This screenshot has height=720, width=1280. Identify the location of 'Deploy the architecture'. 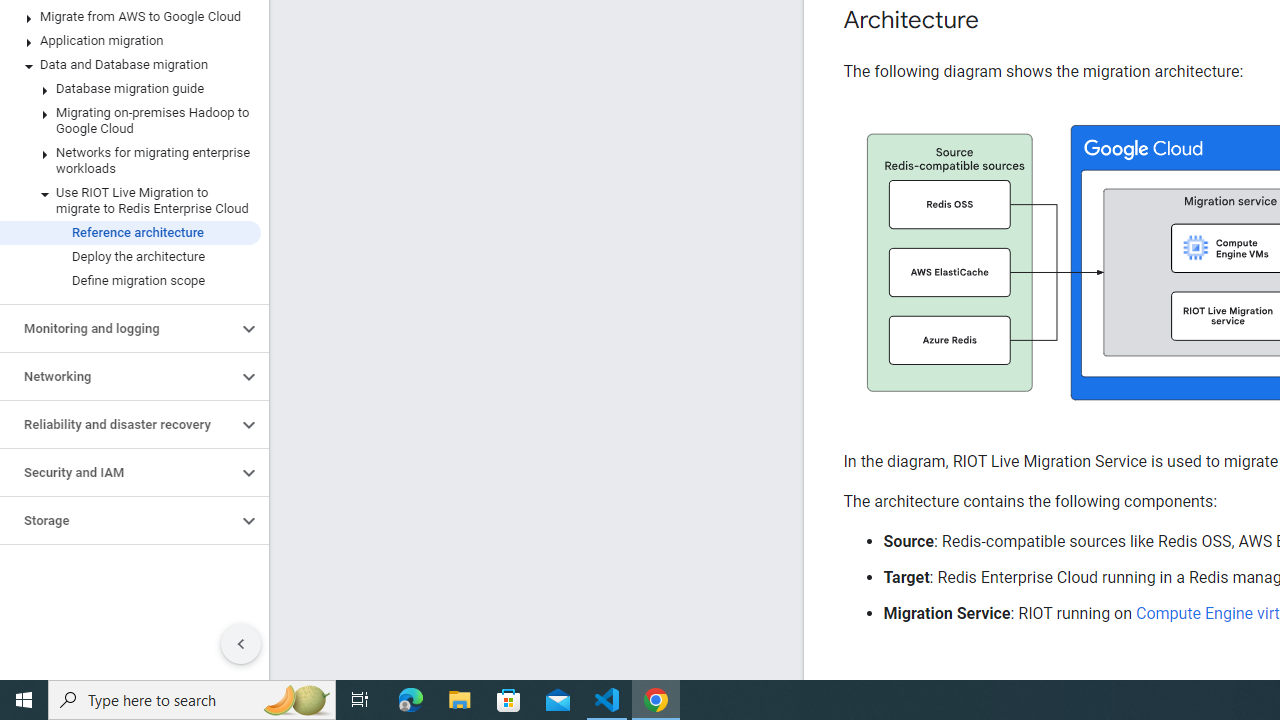
(129, 256).